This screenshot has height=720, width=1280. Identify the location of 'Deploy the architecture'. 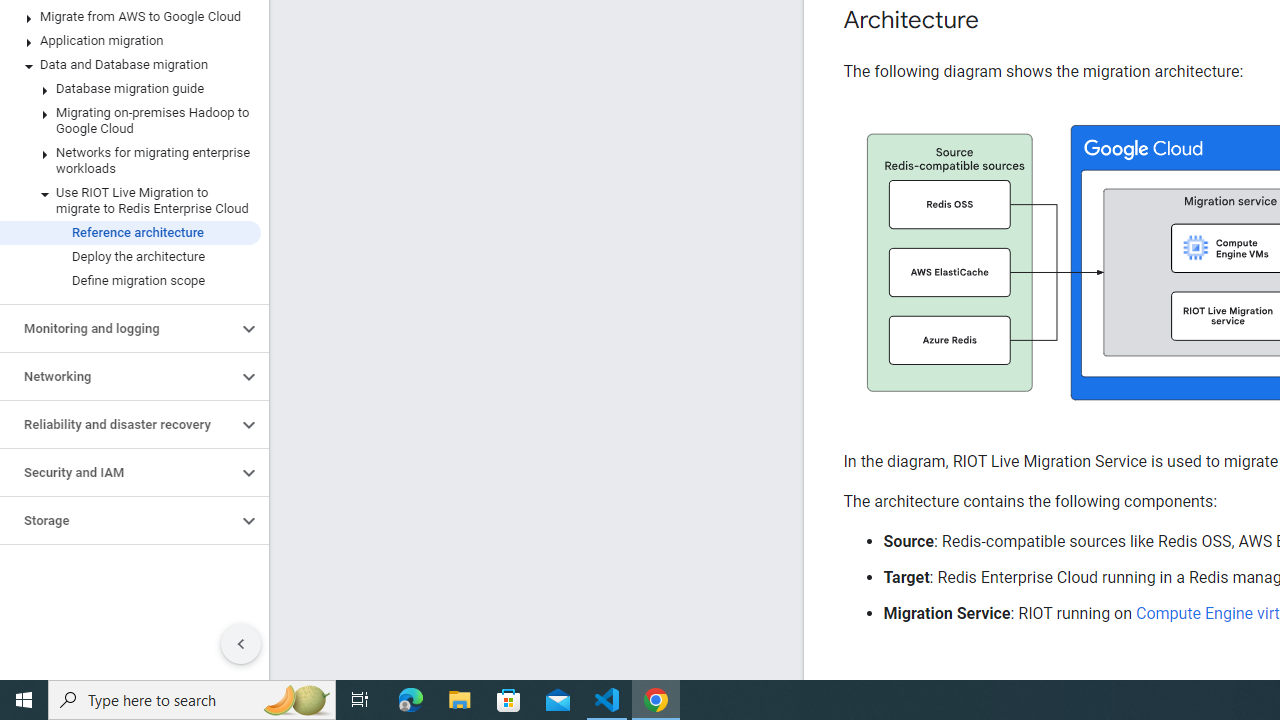
(129, 256).